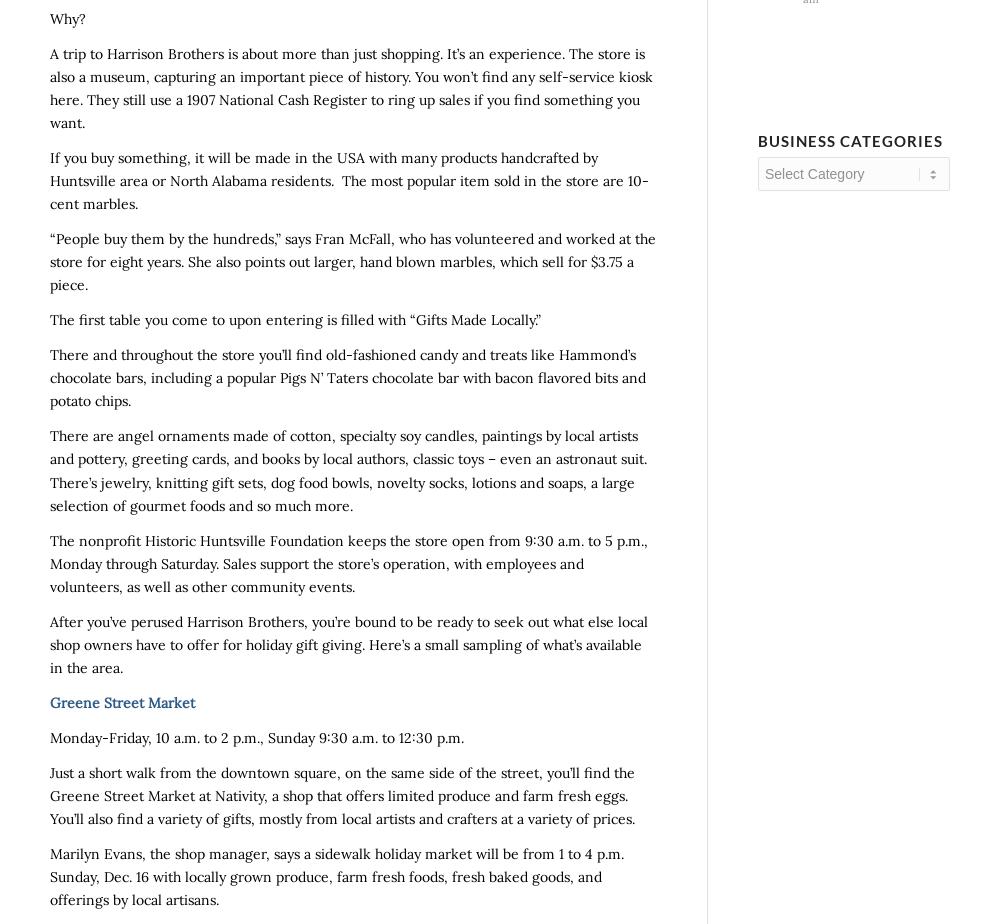  I want to click on 'The nonprofit Historic Huntsville Foundation keeps the store open from 9:30 a.m. to 5 p.m., Monday through Saturday. Sales support the store’s operation, with employees and volunteers, as well as other community events.', so click(50, 562).